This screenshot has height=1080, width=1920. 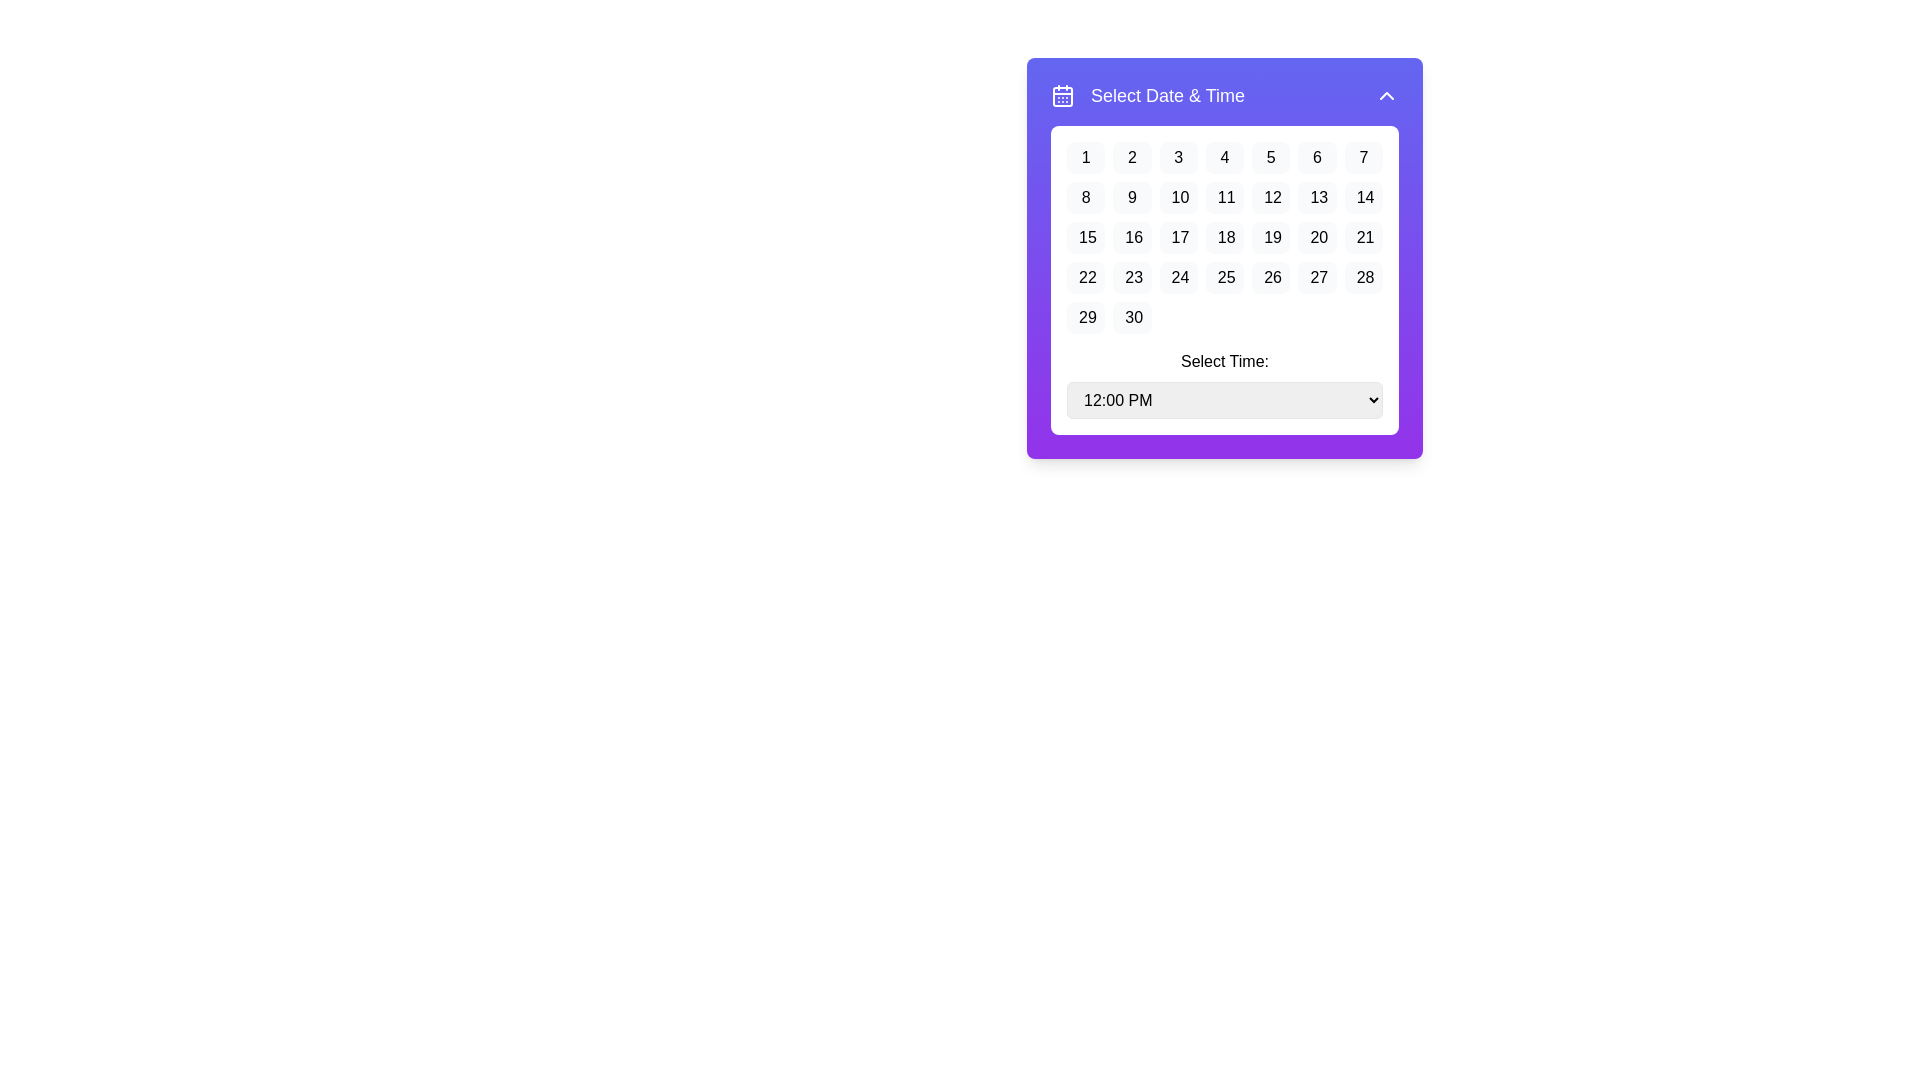 I want to click on the date selection cell for '3' in the calendar grid within the 'Select Date & Time' interface, so click(x=1178, y=157).